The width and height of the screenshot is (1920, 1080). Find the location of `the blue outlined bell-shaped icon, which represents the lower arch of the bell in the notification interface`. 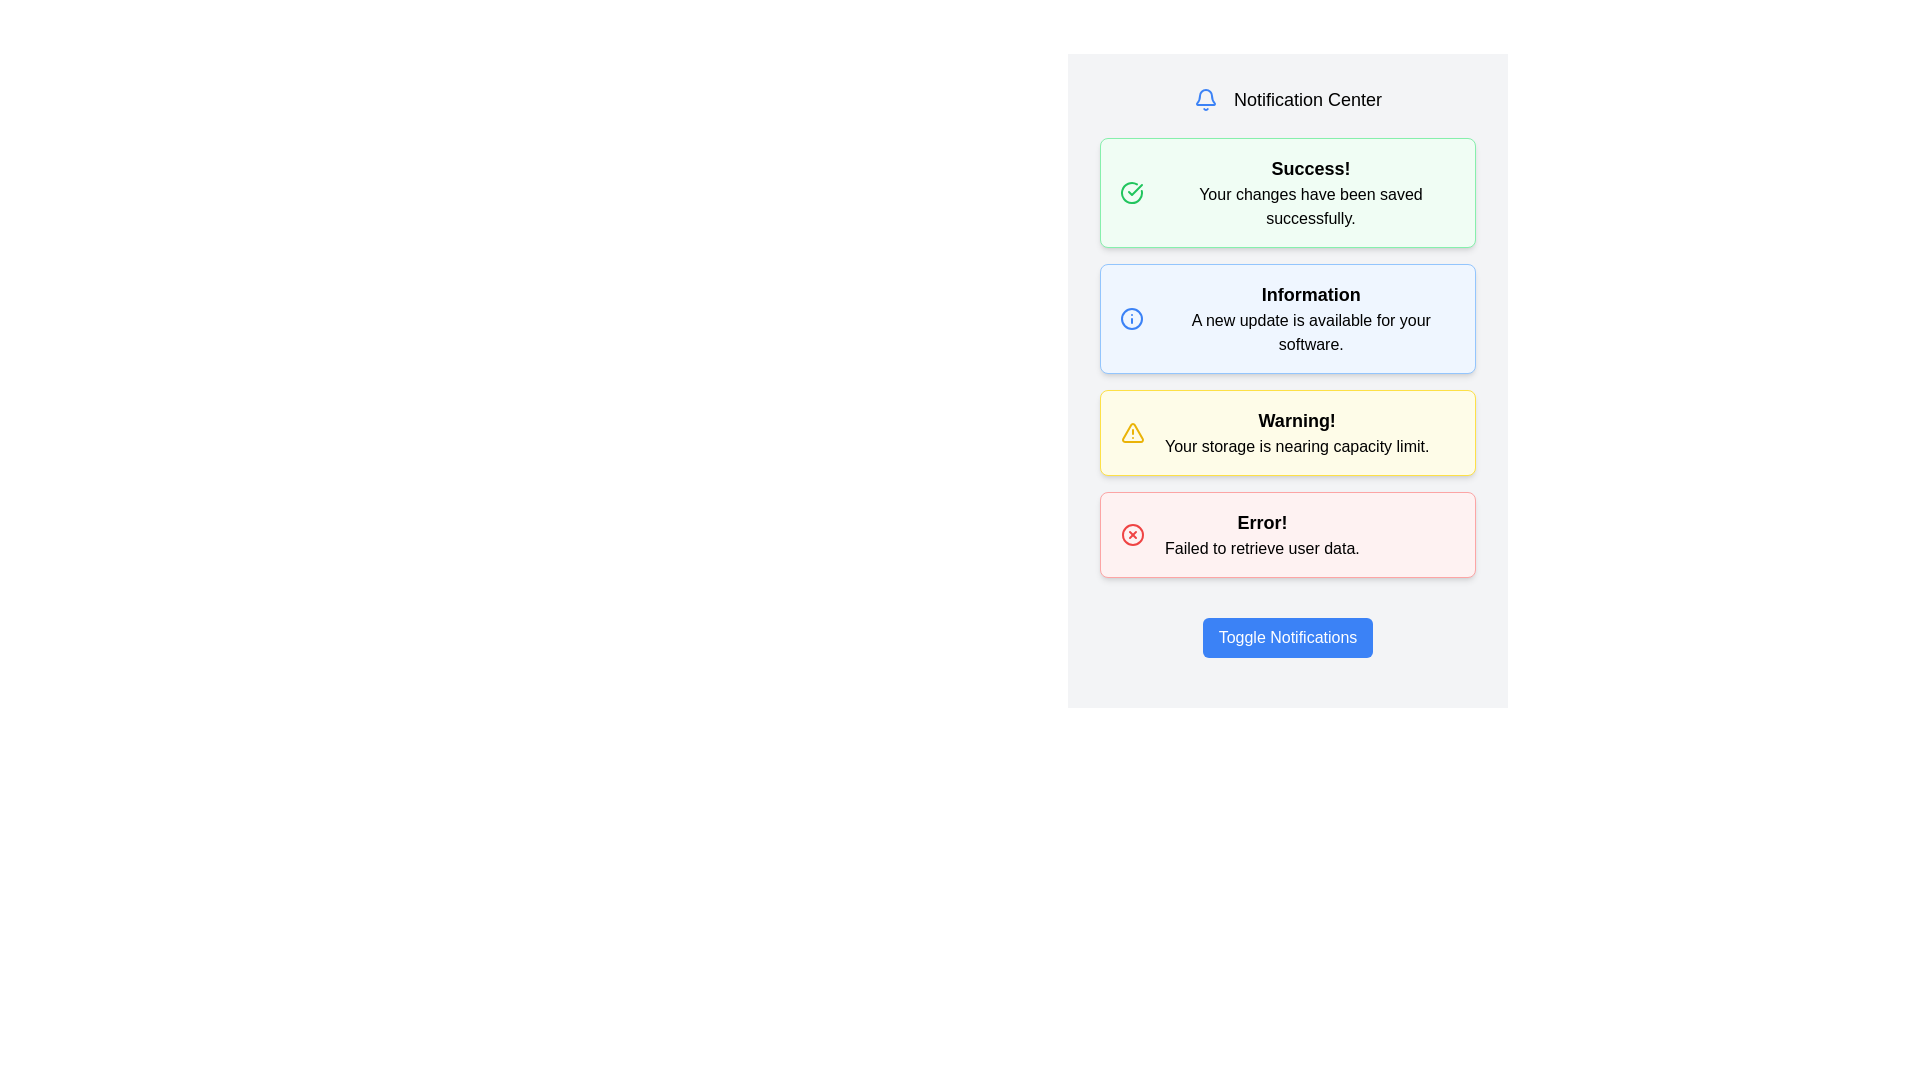

the blue outlined bell-shaped icon, which represents the lower arch of the bell in the notification interface is located at coordinates (1204, 97).